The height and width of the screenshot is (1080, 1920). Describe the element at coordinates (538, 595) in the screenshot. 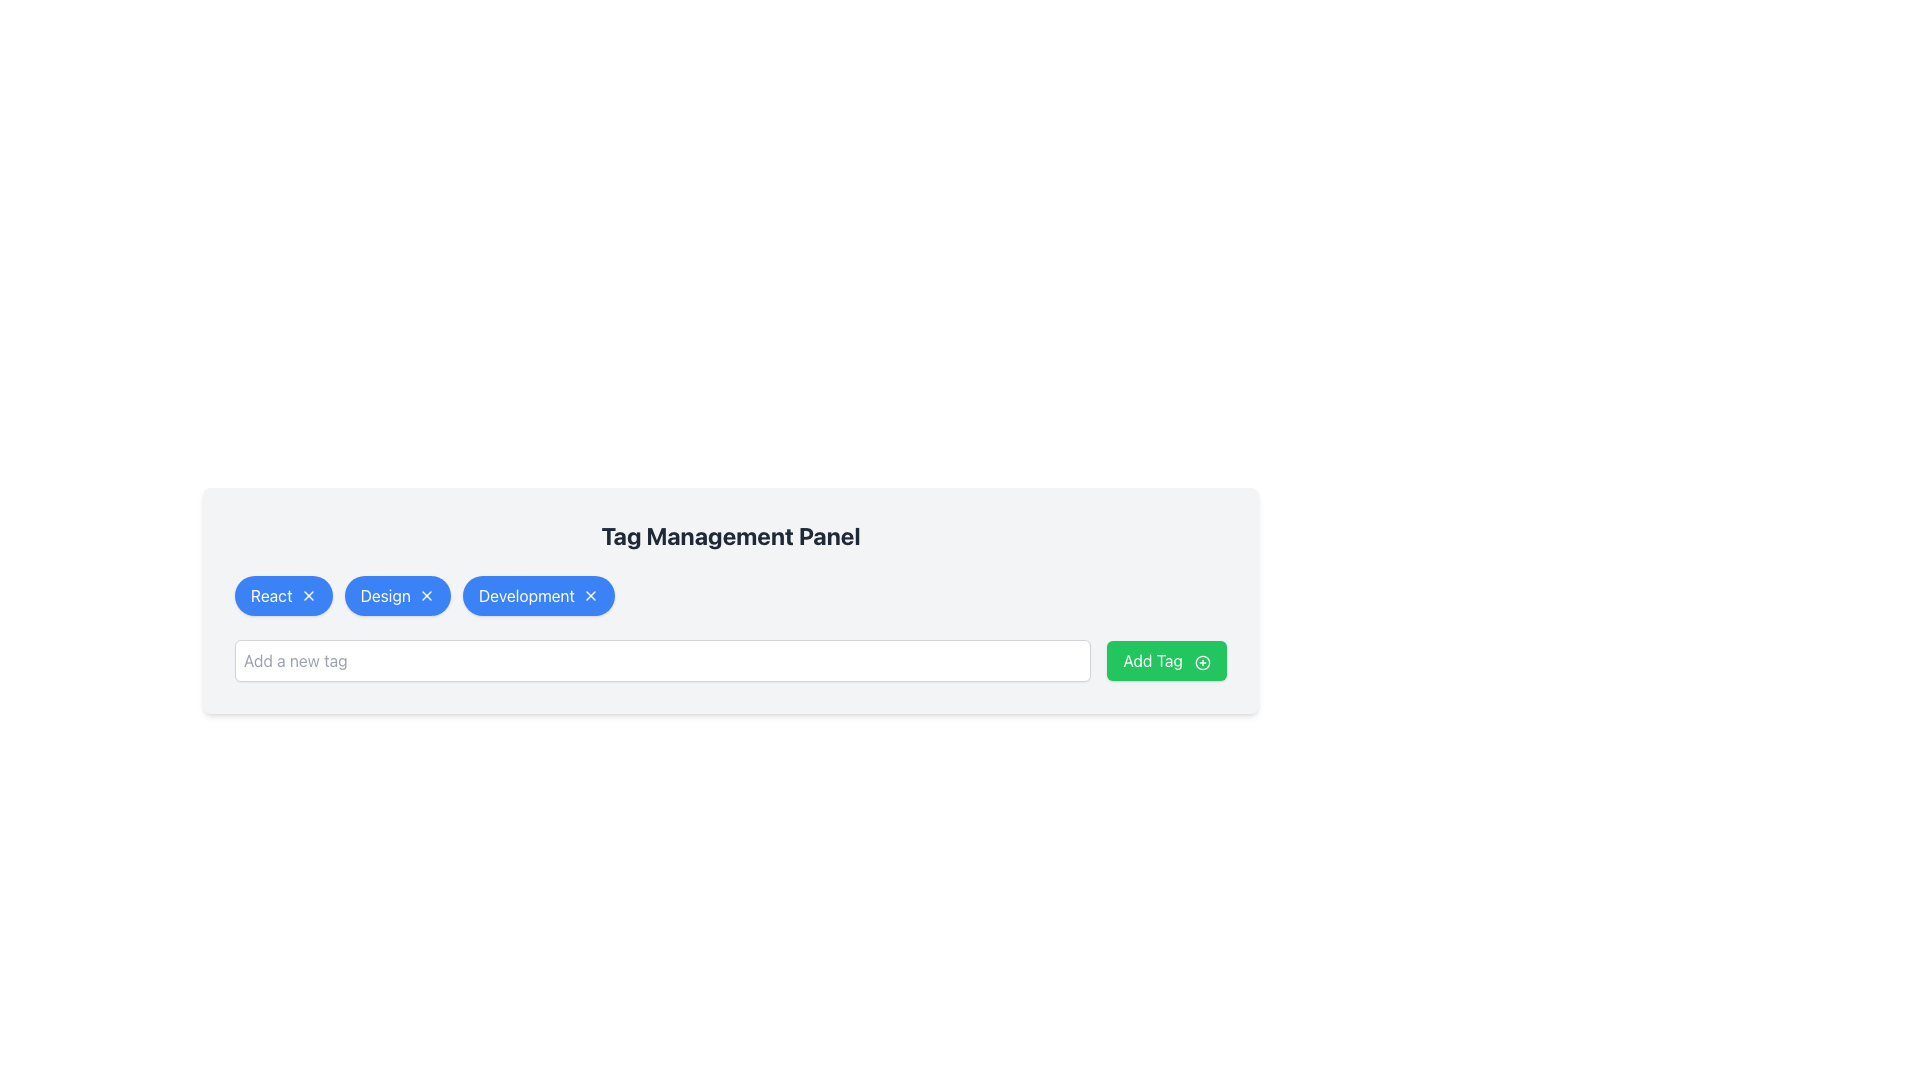

I see `the blue rounded rectangular button labeled 'Development' located in the upper central portion of the interface` at that location.